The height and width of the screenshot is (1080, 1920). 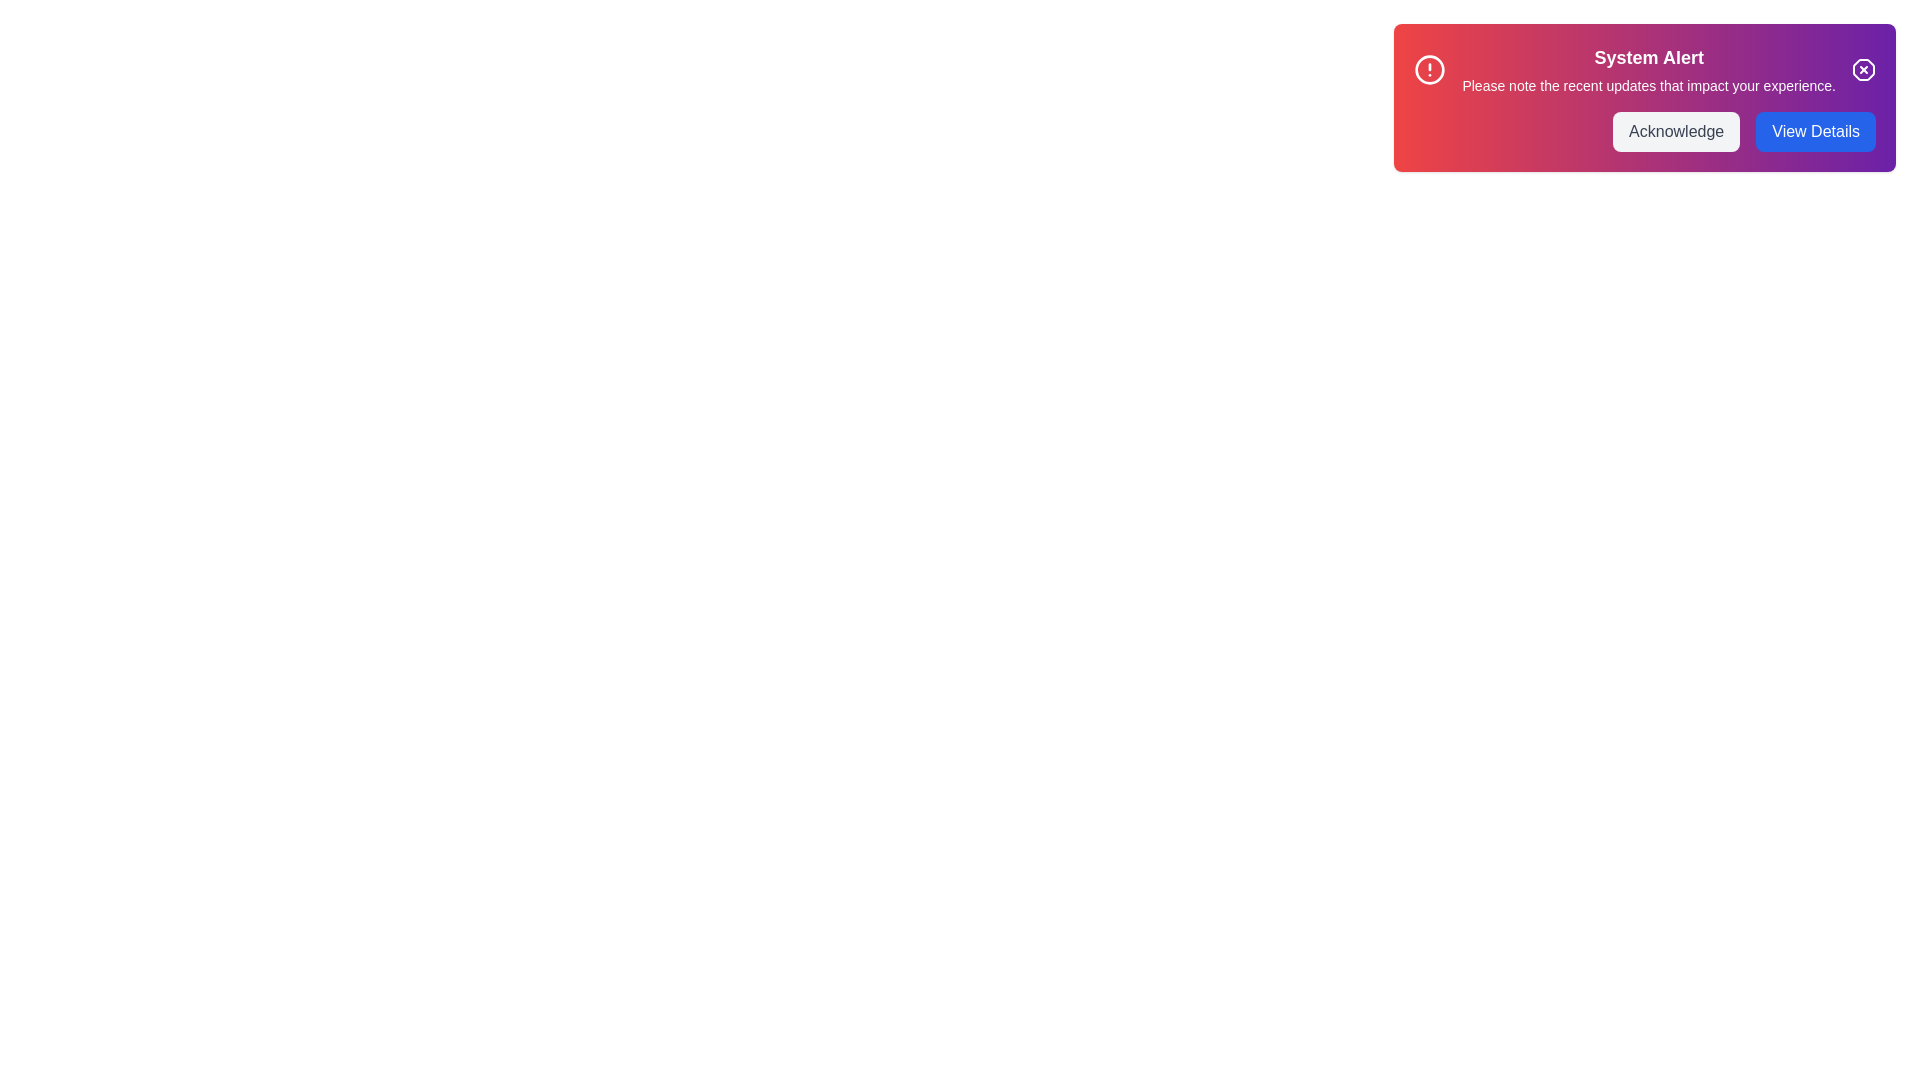 What do you see at coordinates (1862, 68) in the screenshot?
I see `the close button to dismiss the alert` at bounding box center [1862, 68].